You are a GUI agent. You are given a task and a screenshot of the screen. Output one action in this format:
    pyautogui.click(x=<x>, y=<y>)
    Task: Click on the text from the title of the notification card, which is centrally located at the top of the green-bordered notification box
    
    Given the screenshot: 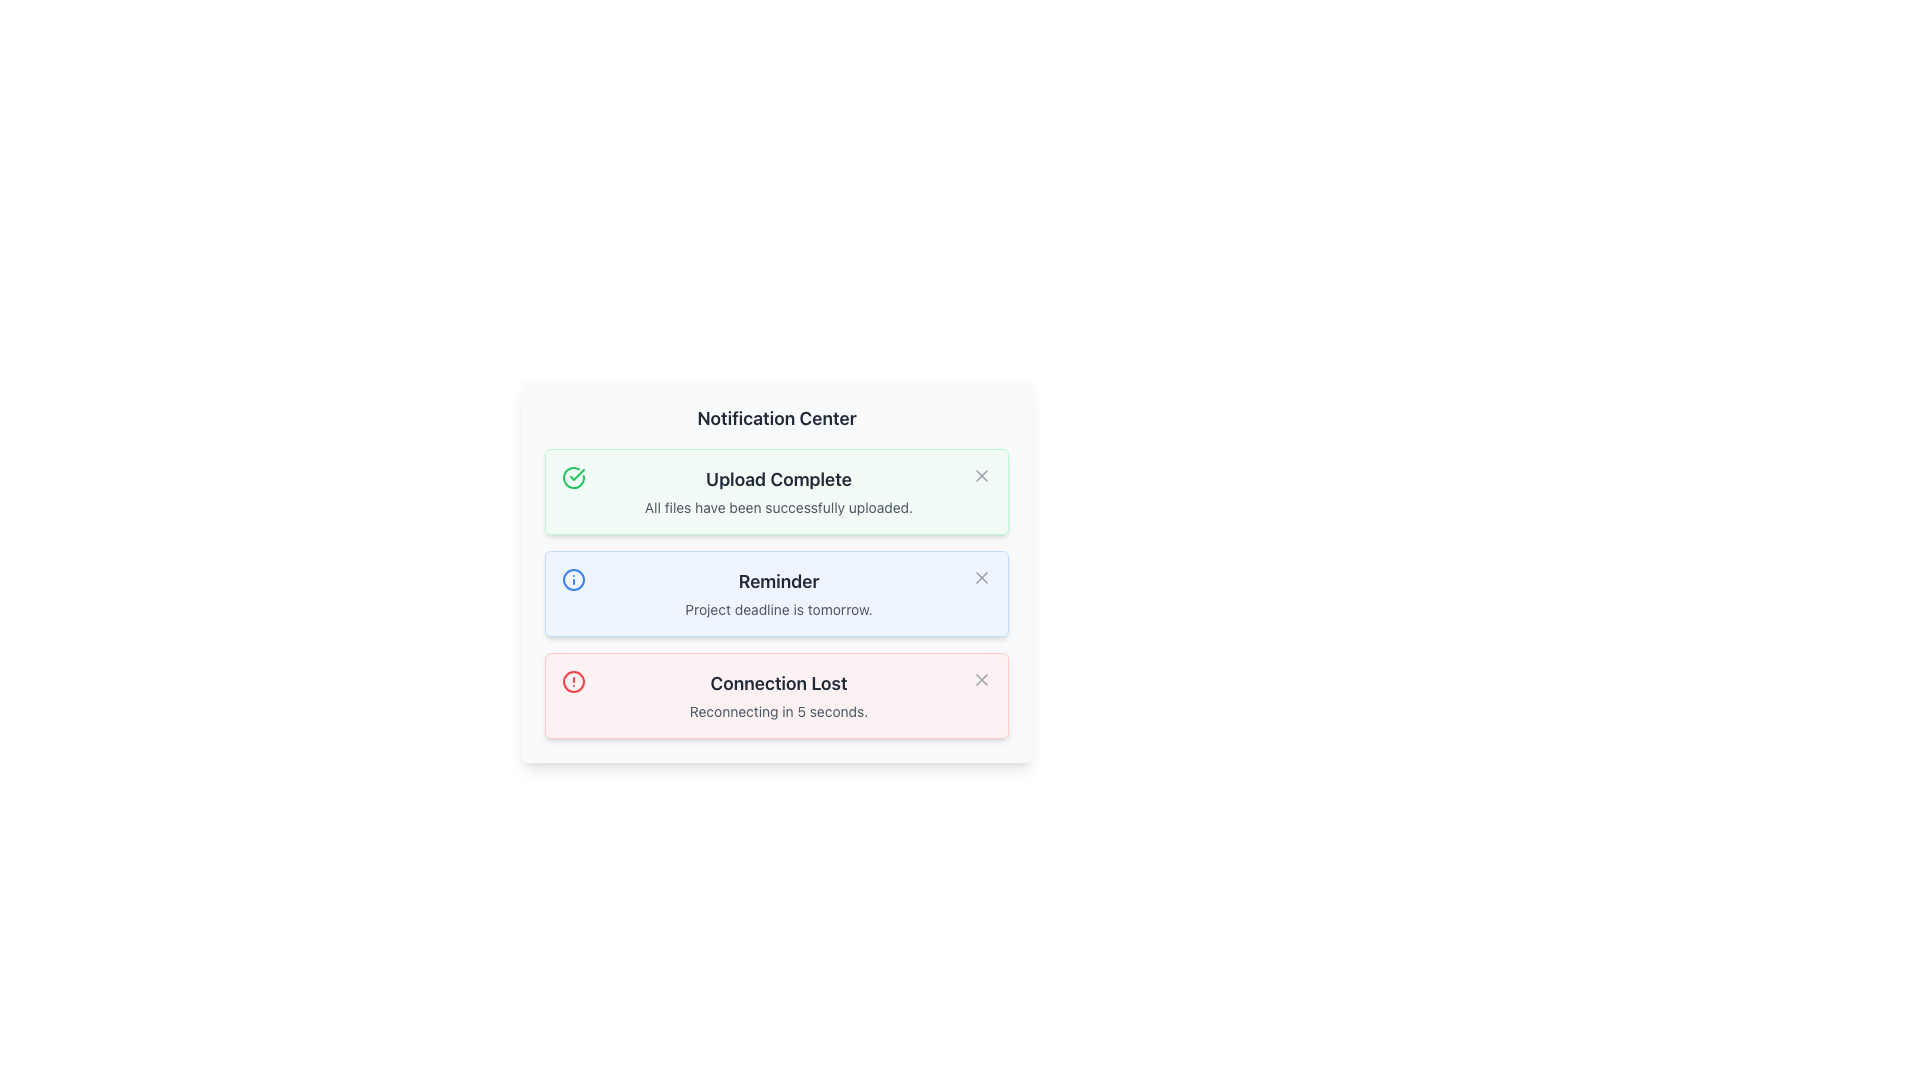 What is the action you would take?
    pyautogui.click(x=777, y=479)
    